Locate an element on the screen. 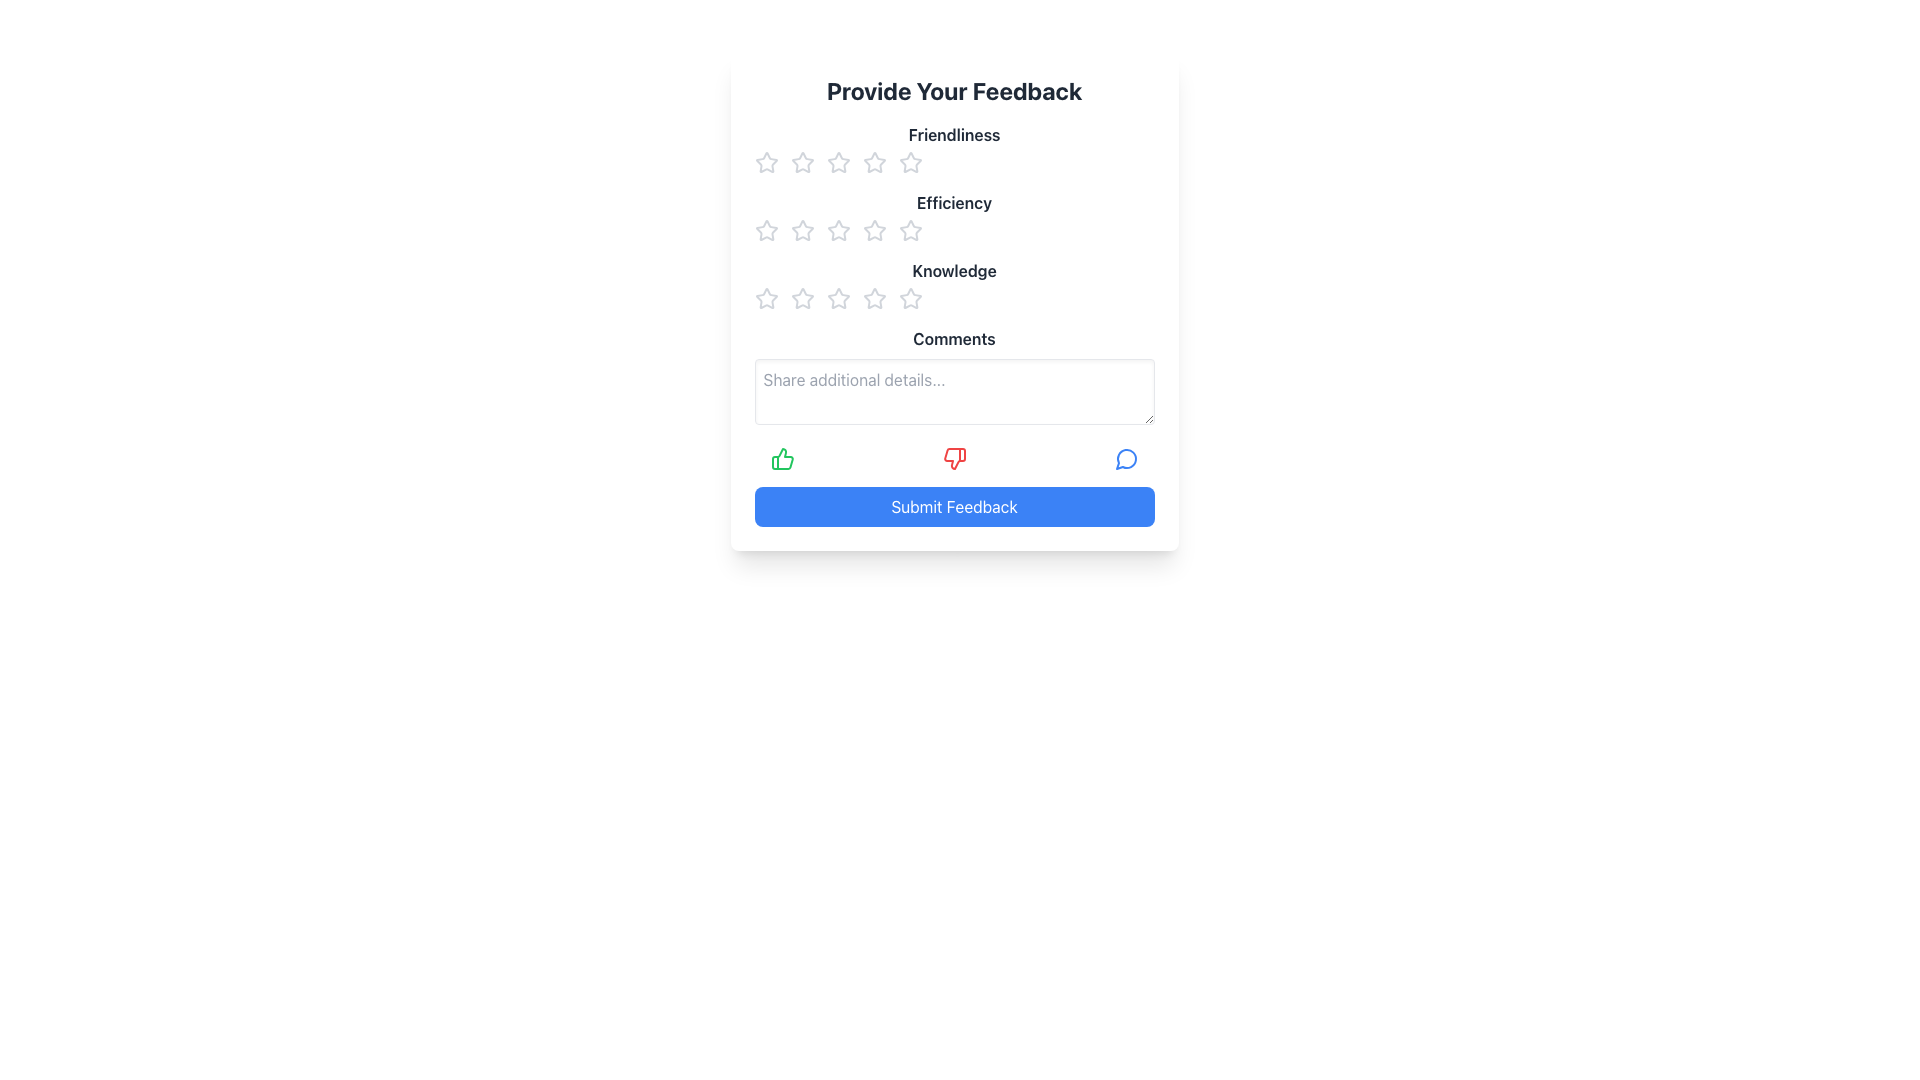 The image size is (1920, 1080). the fourth star icon under the 'Friendliness' heading in the rating system to indicate a rating value is located at coordinates (874, 161).